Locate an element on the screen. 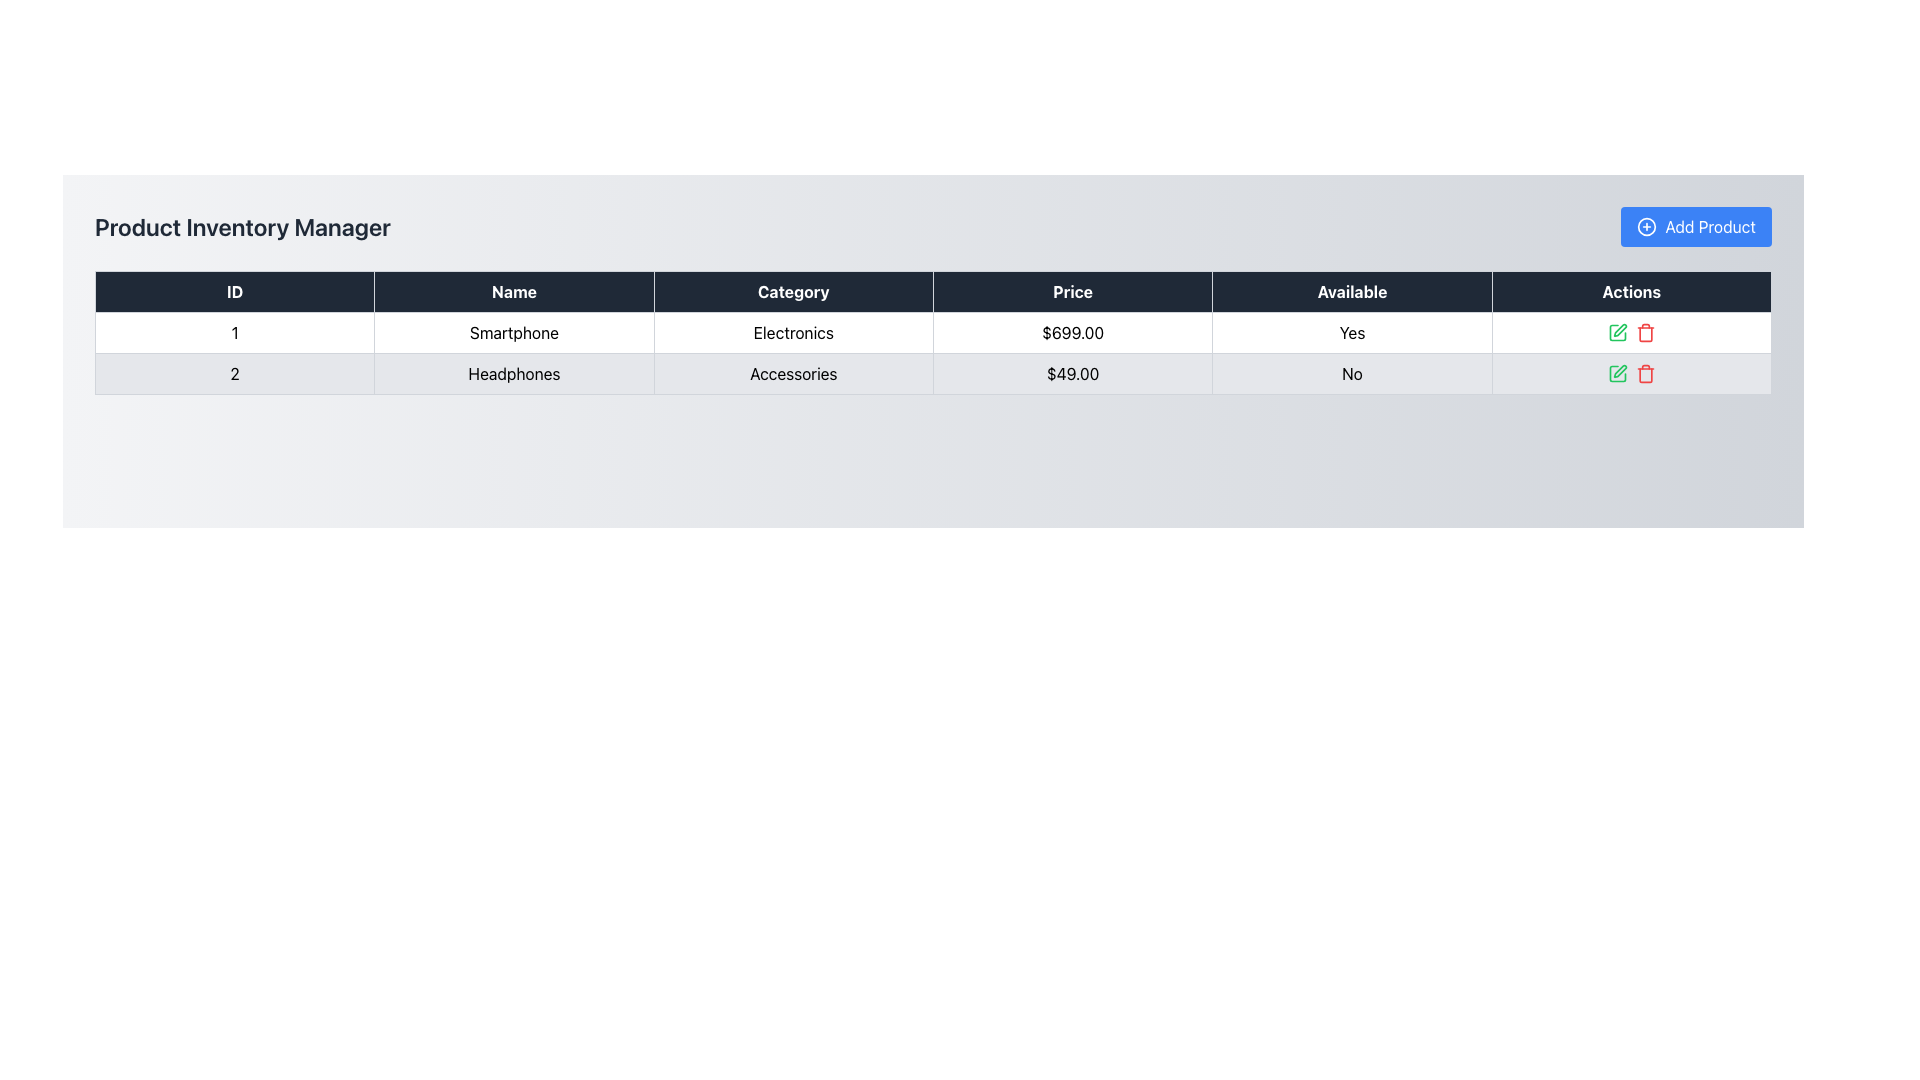 This screenshot has height=1080, width=1920. the table cell in the third column of the first row is located at coordinates (792, 331).